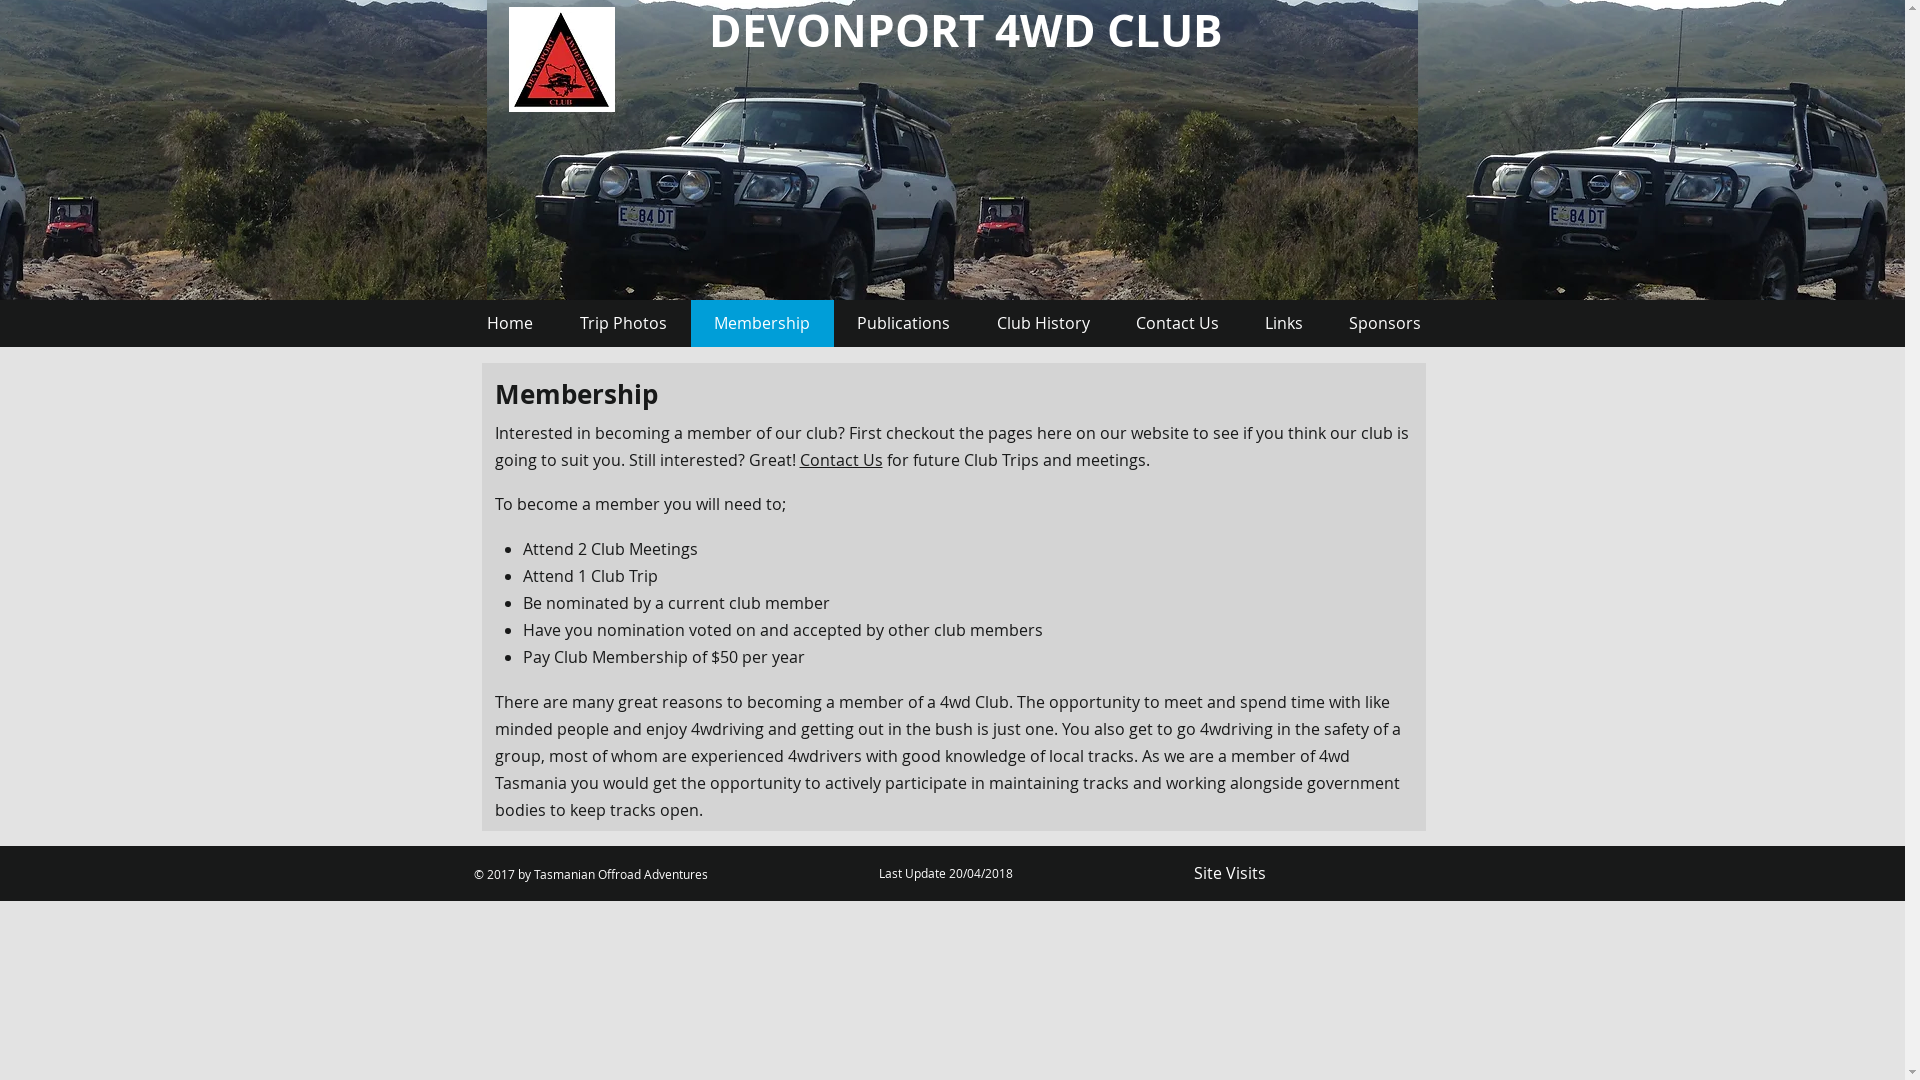  I want to click on 'Home', so click(463, 322).